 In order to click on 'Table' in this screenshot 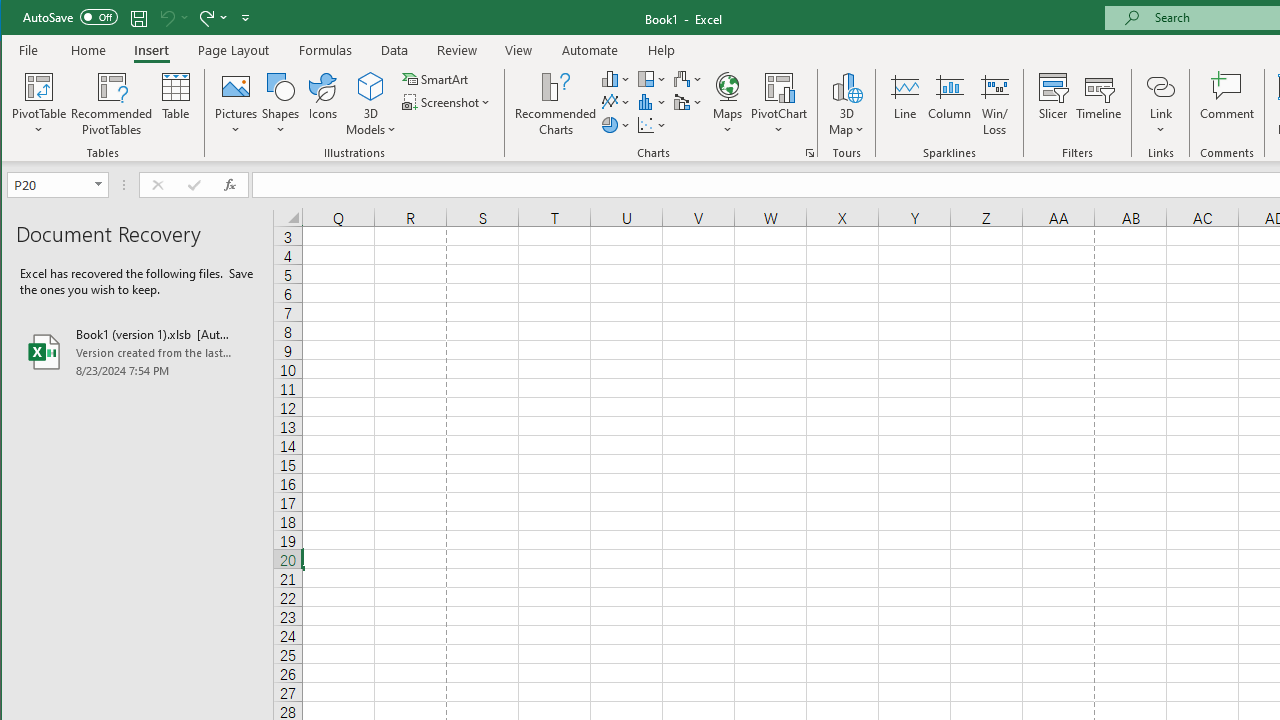, I will do `click(176, 104)`.